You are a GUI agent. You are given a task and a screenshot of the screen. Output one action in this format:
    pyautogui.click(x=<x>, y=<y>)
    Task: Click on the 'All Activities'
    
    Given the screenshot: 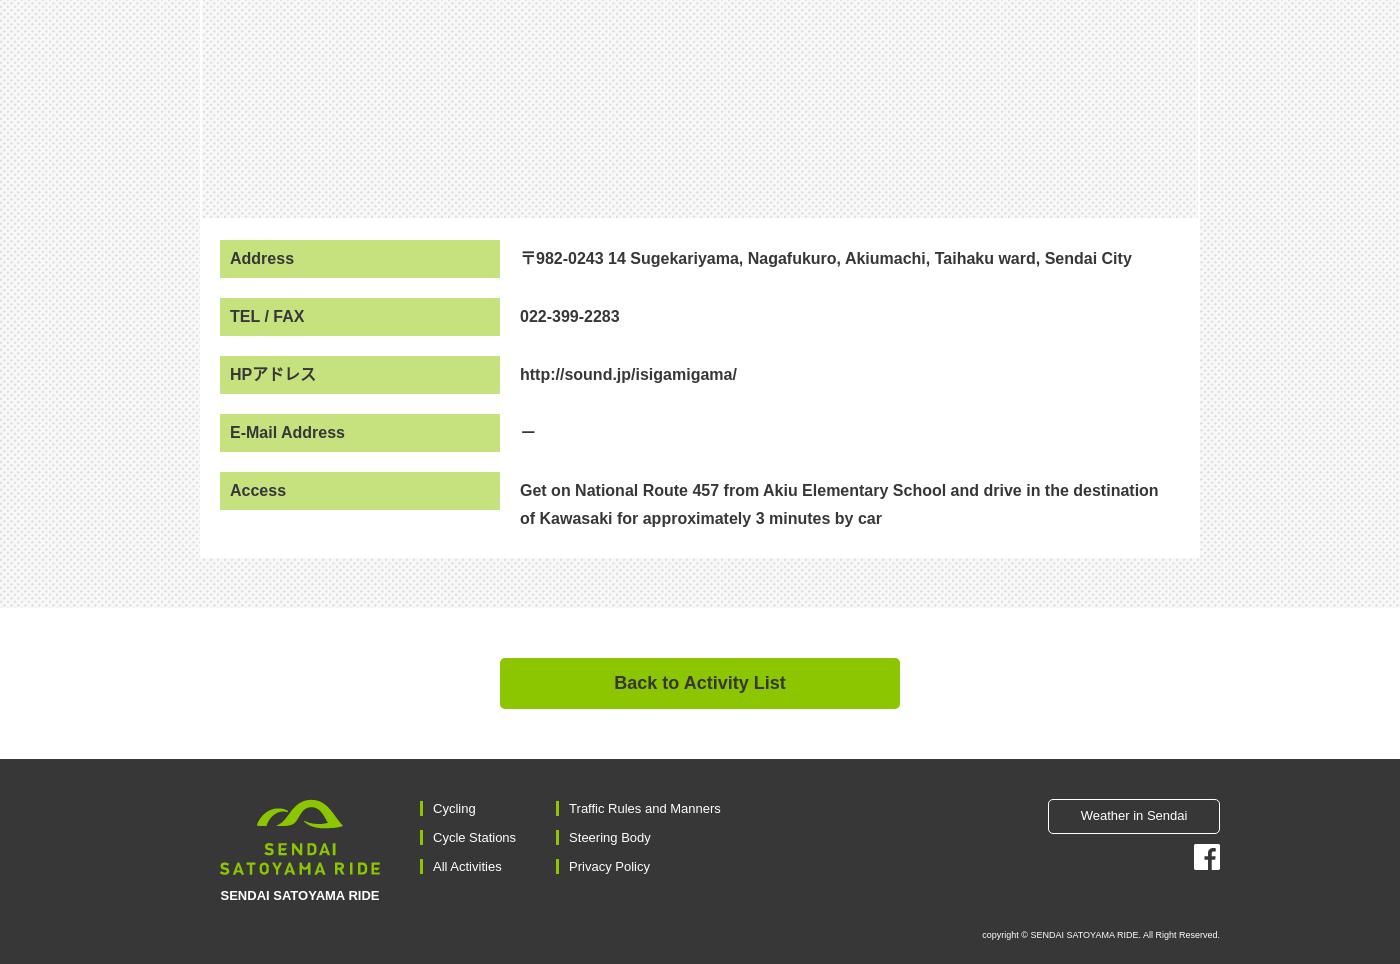 What is the action you would take?
    pyautogui.click(x=467, y=866)
    